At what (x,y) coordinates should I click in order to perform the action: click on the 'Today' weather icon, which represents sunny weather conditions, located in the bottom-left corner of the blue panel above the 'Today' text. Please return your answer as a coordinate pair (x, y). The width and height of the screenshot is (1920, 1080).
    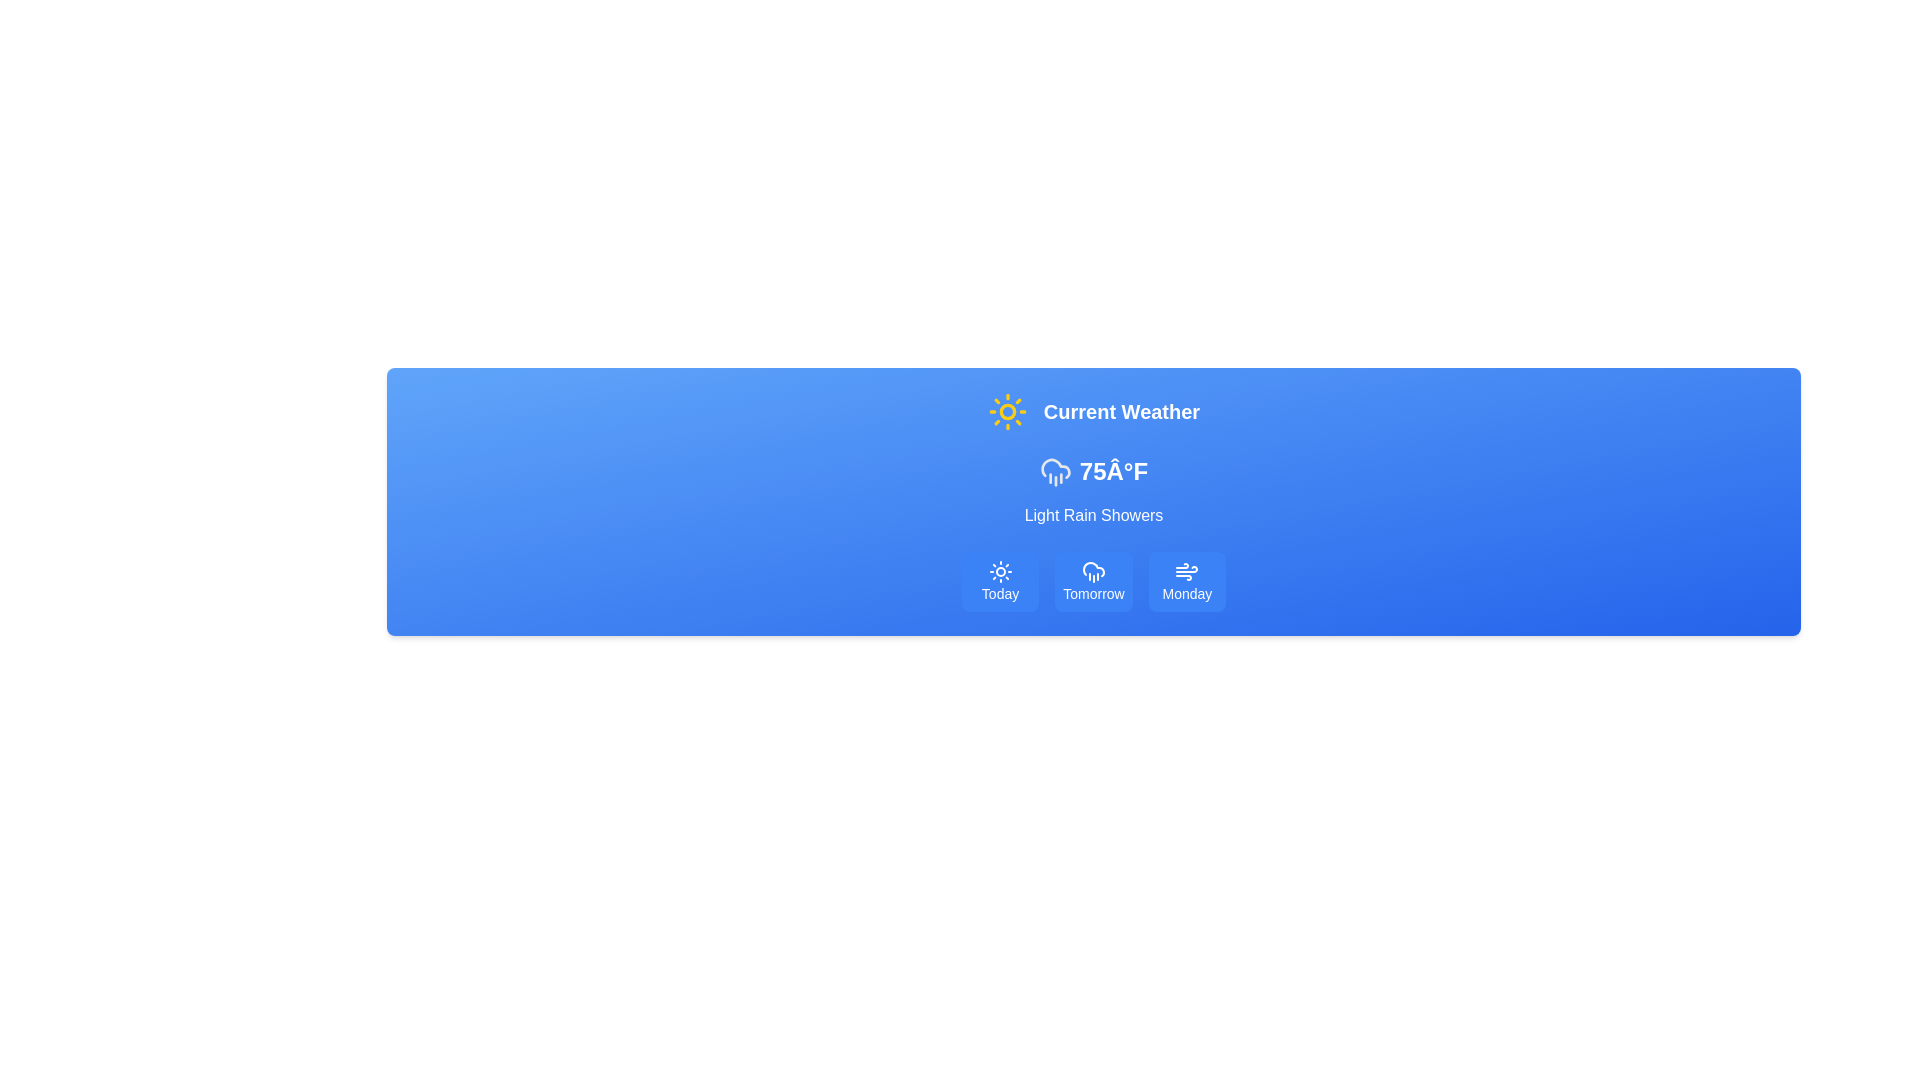
    Looking at the image, I should click on (1000, 571).